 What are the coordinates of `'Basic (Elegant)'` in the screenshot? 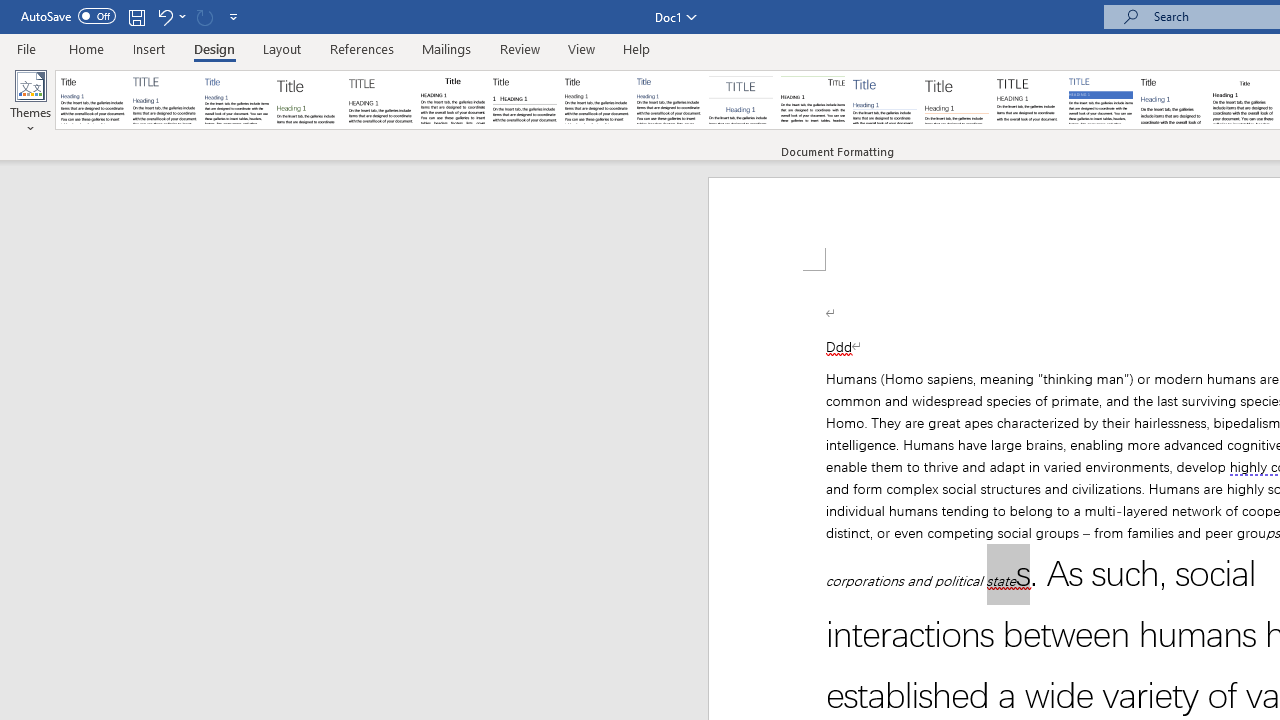 It's located at (165, 100).